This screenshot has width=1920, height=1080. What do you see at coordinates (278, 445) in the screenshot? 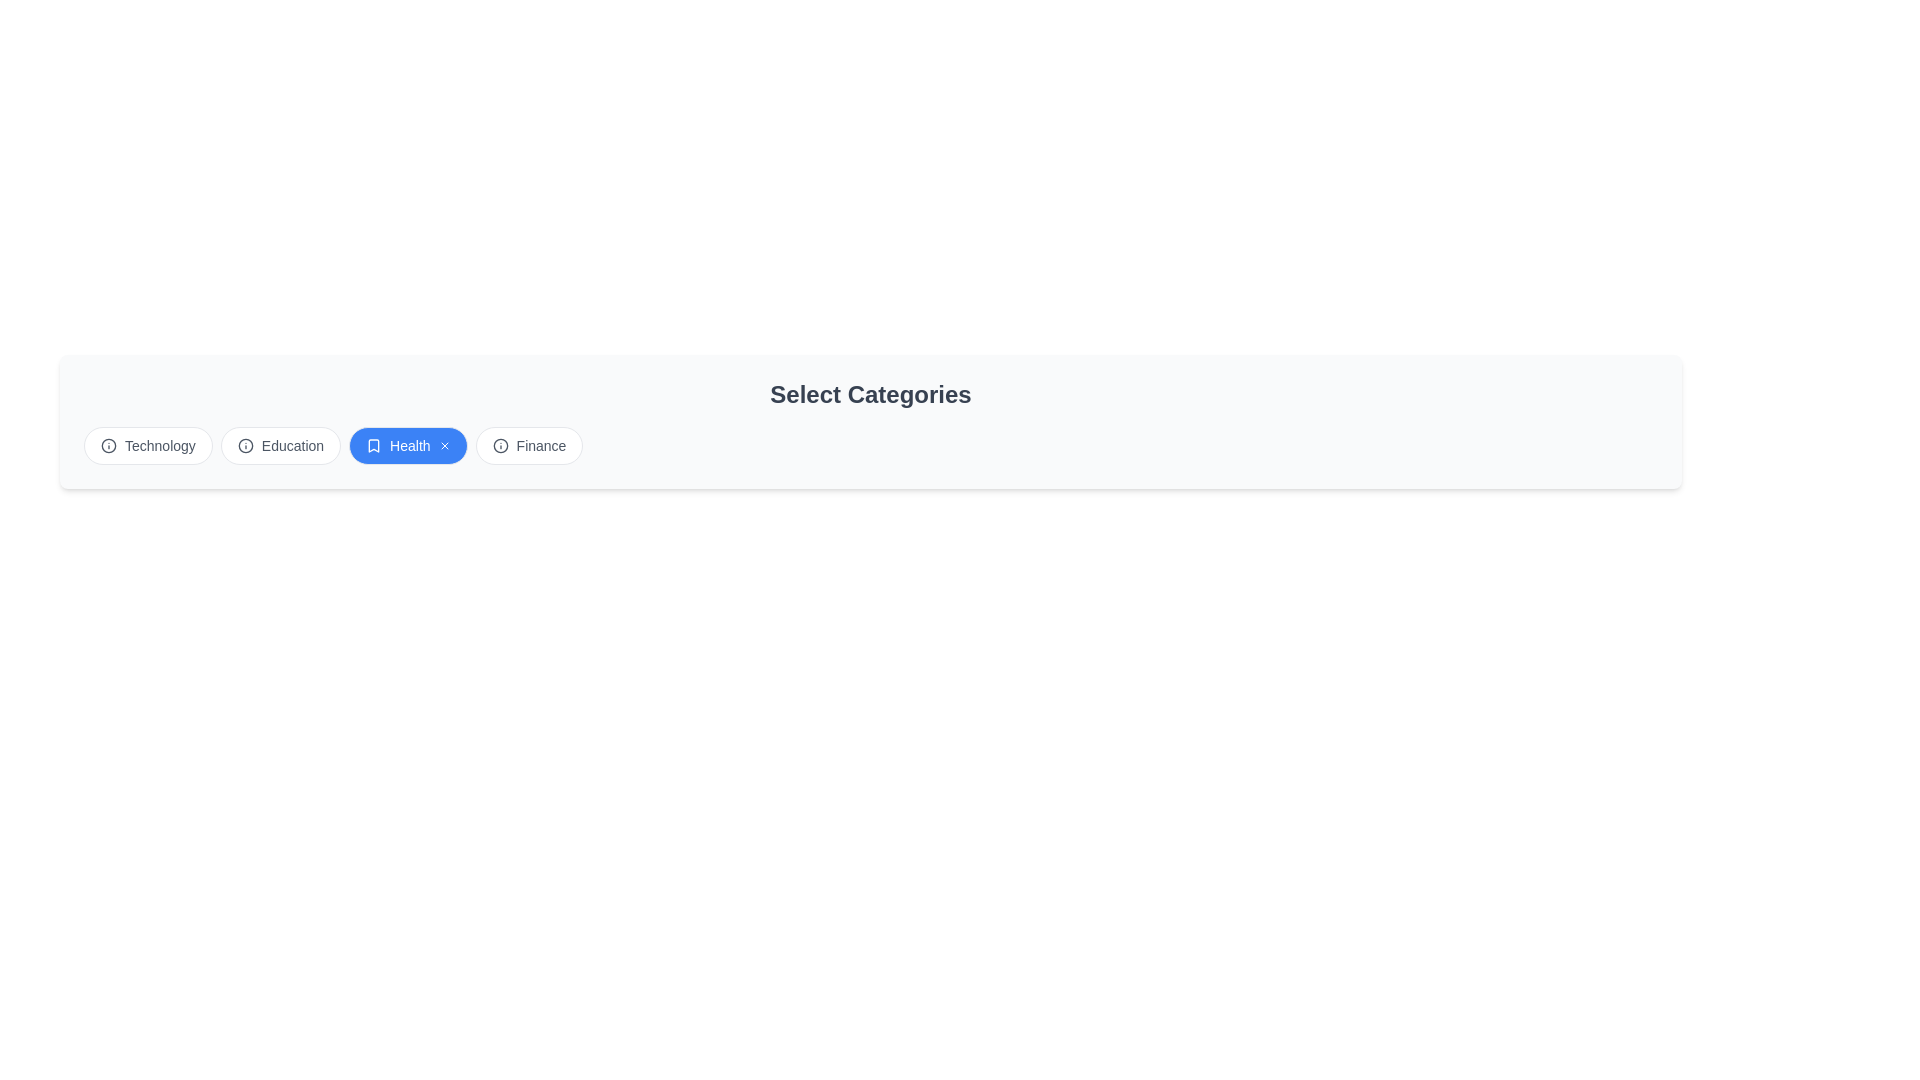
I see `the category Education by clicking on its chip` at bounding box center [278, 445].